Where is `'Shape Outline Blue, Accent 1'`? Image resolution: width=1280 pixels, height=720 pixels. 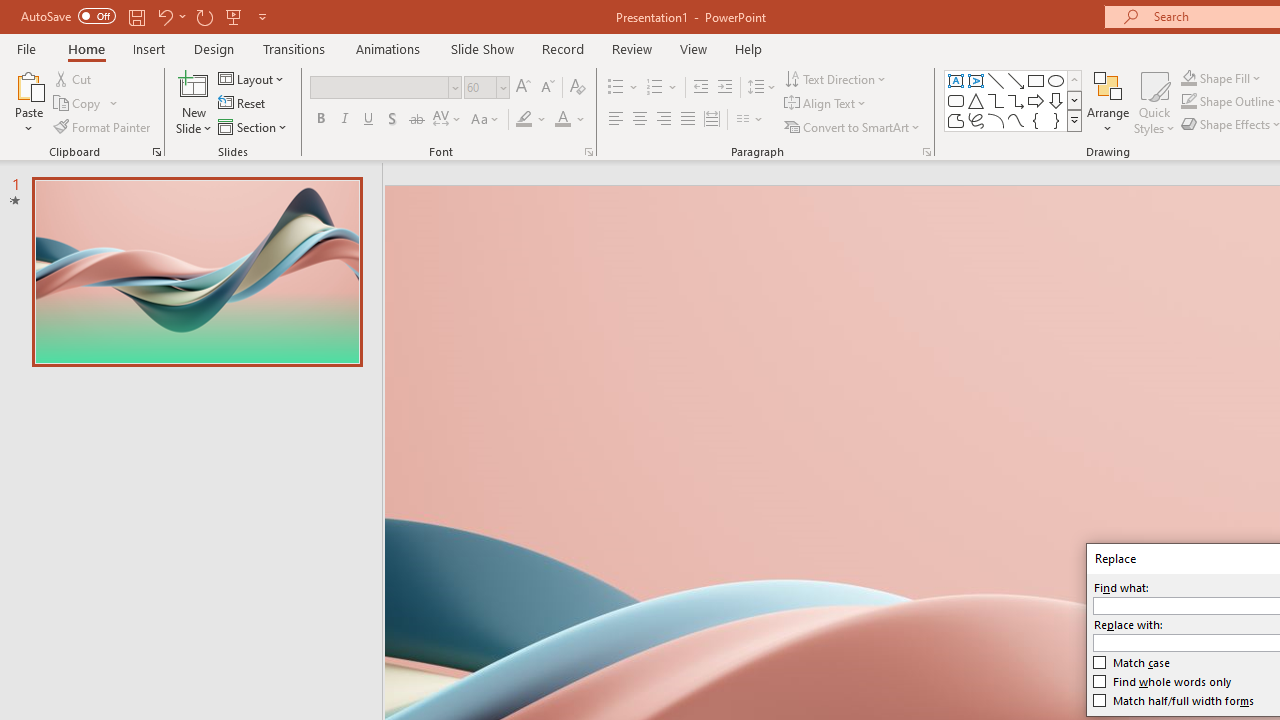
'Shape Outline Blue, Accent 1' is located at coordinates (1189, 101).